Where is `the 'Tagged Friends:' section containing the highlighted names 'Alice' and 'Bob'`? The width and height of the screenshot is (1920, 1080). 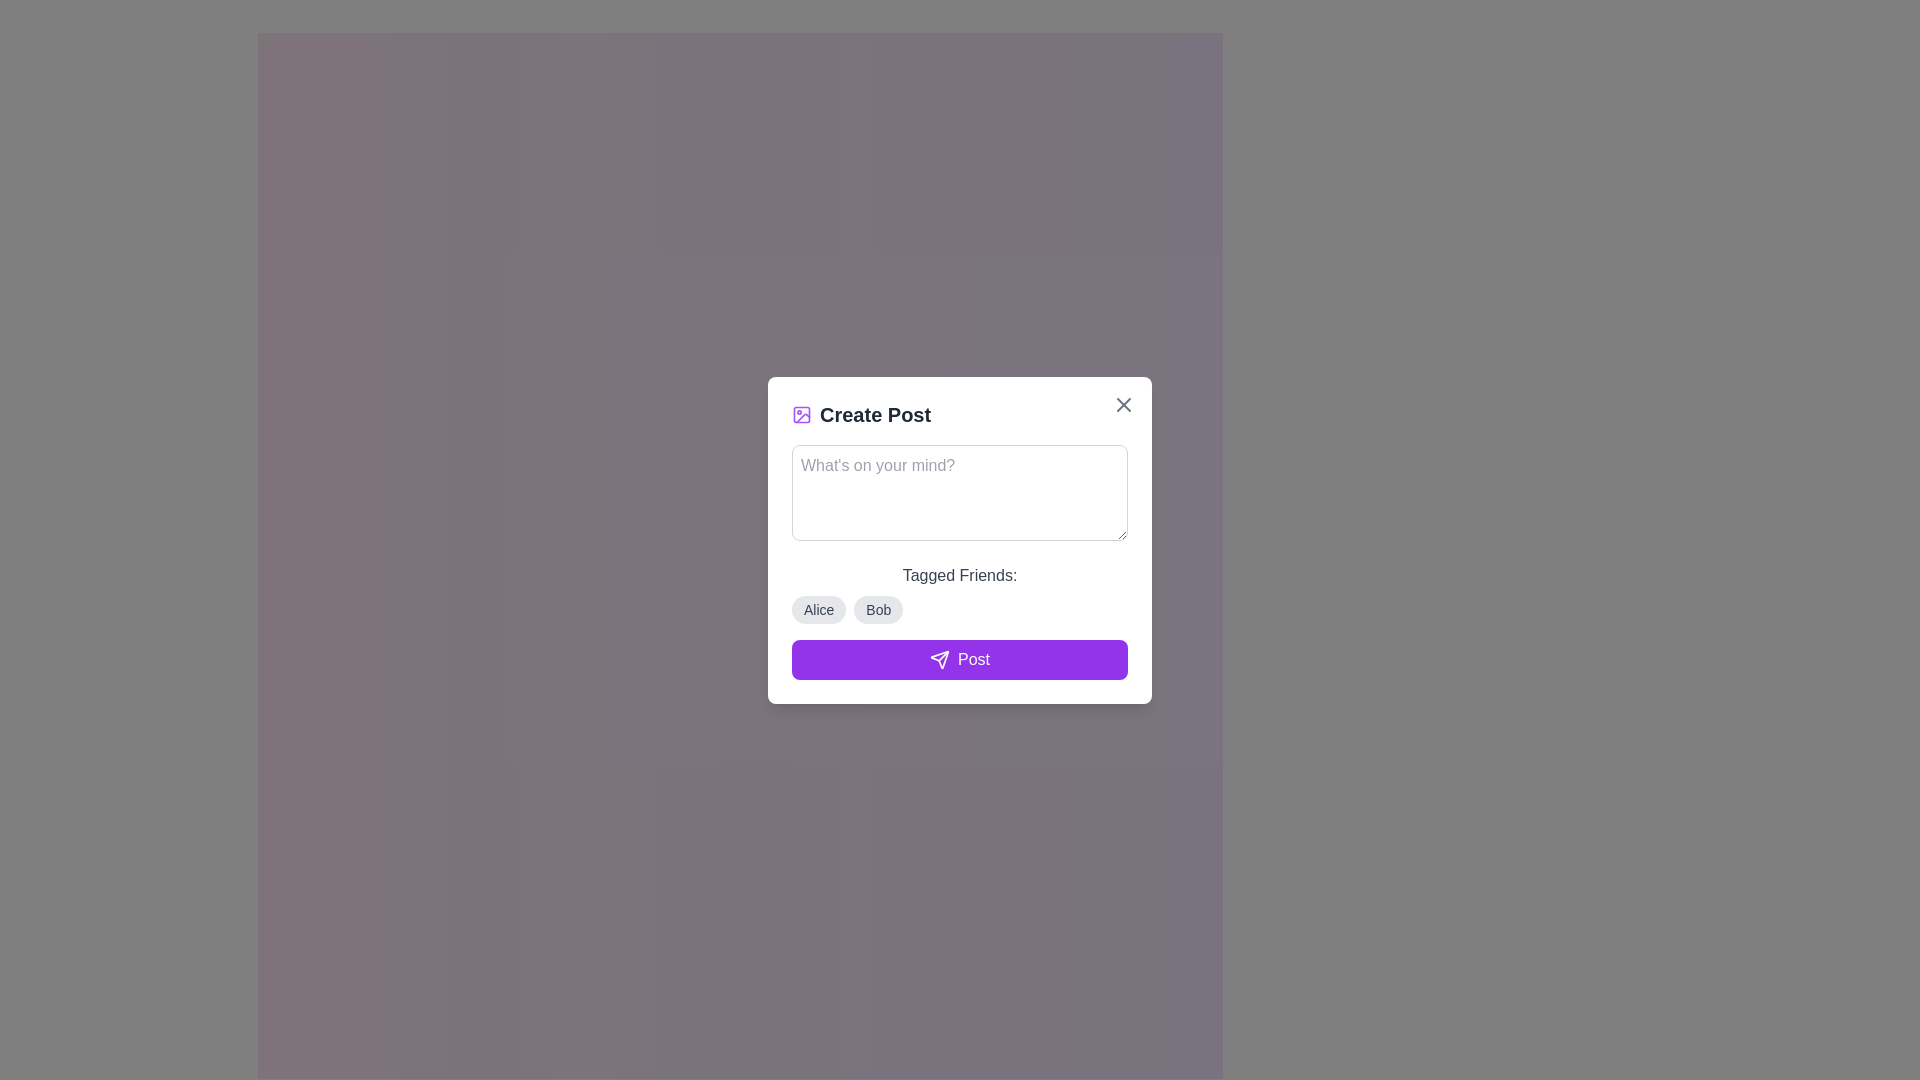
the 'Tagged Friends:' section containing the highlighted names 'Alice' and 'Bob' is located at coordinates (960, 592).